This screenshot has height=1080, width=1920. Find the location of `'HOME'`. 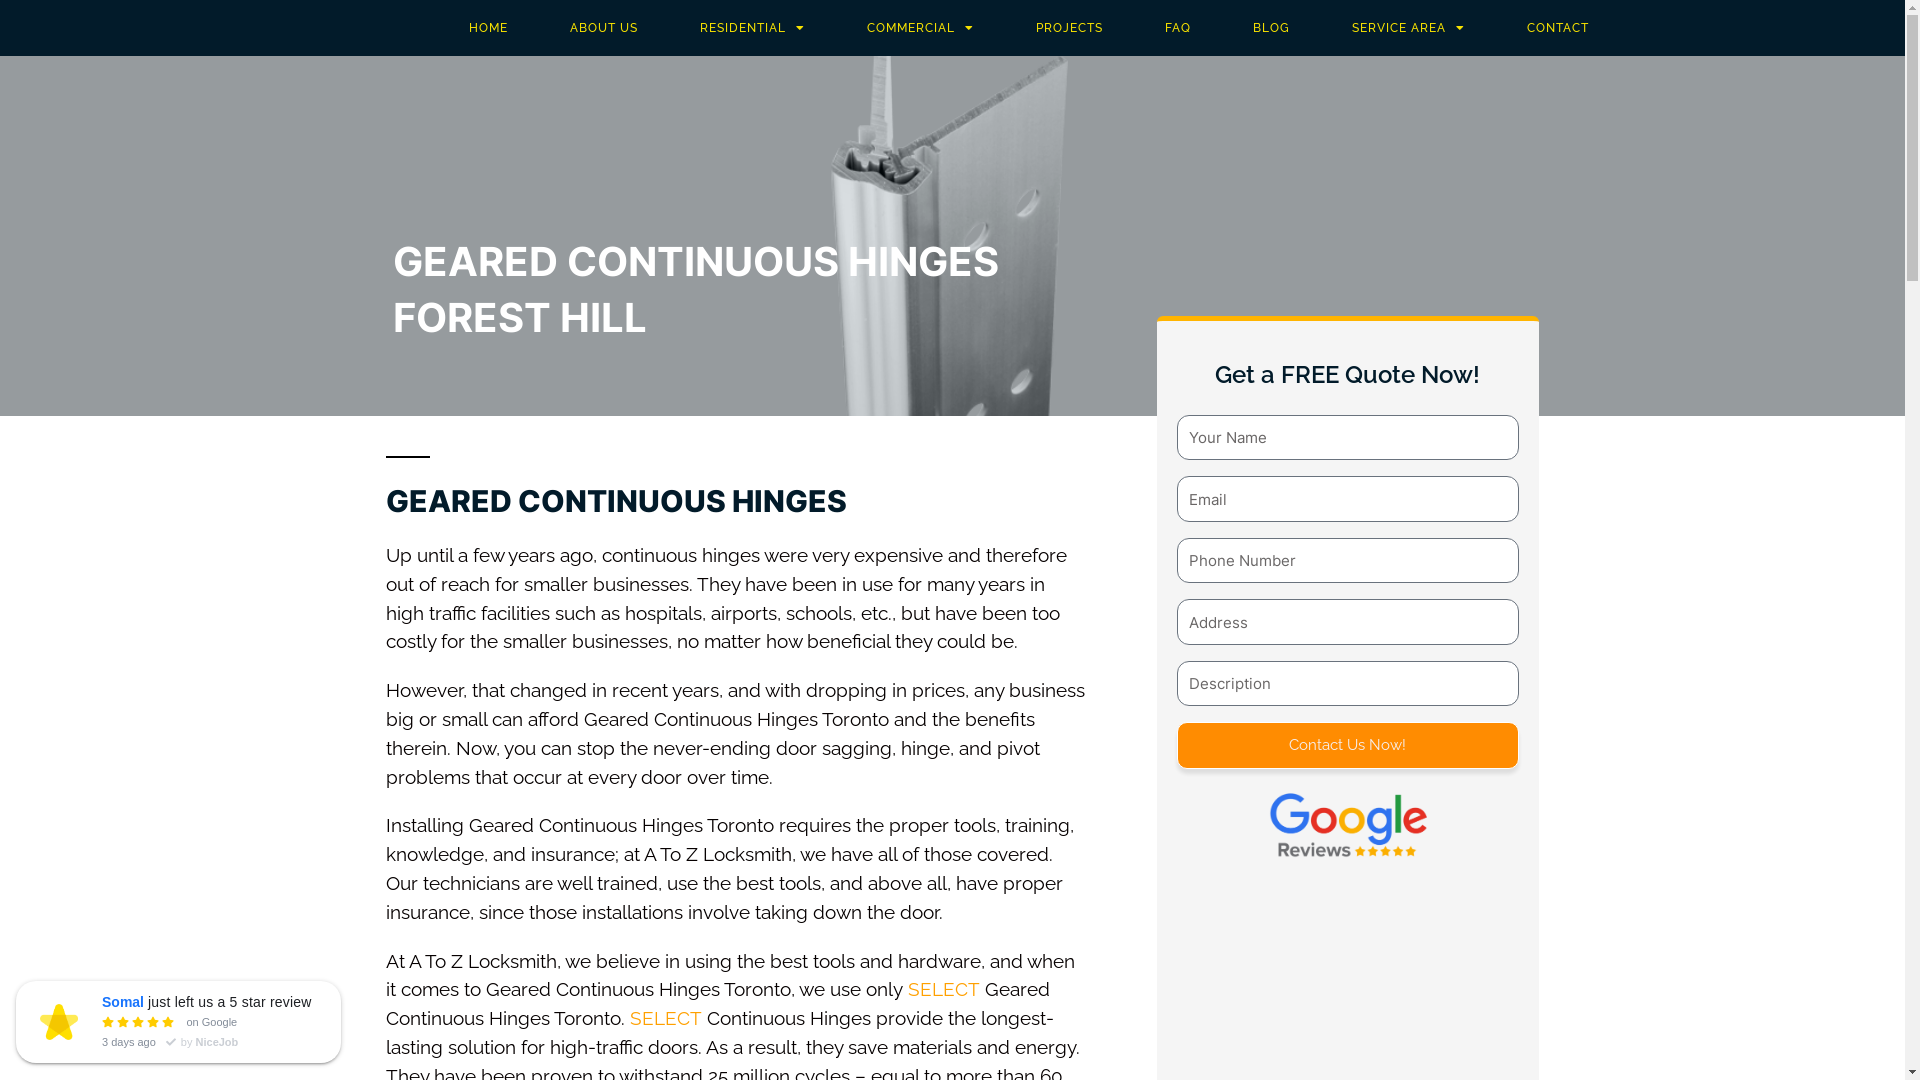

'HOME' is located at coordinates (488, 27).